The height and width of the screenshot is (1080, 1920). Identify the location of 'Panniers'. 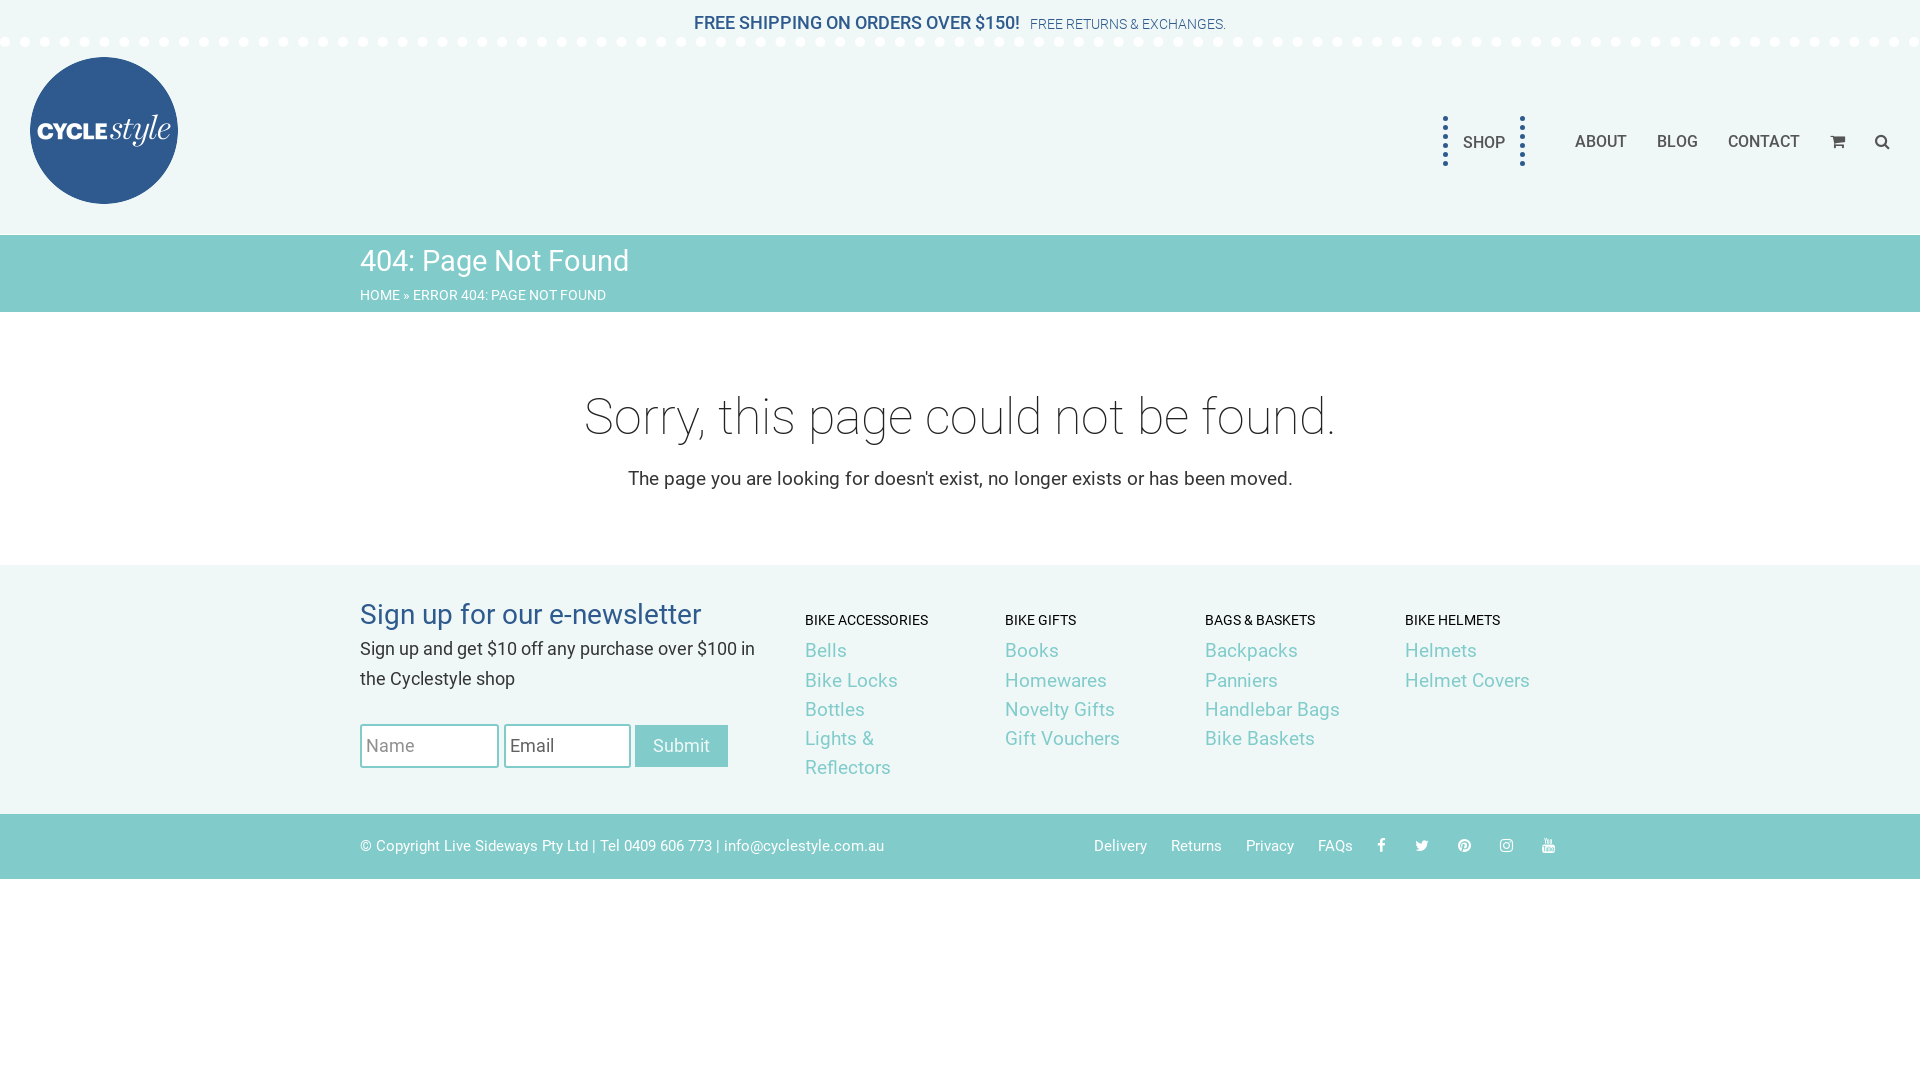
(1203, 679).